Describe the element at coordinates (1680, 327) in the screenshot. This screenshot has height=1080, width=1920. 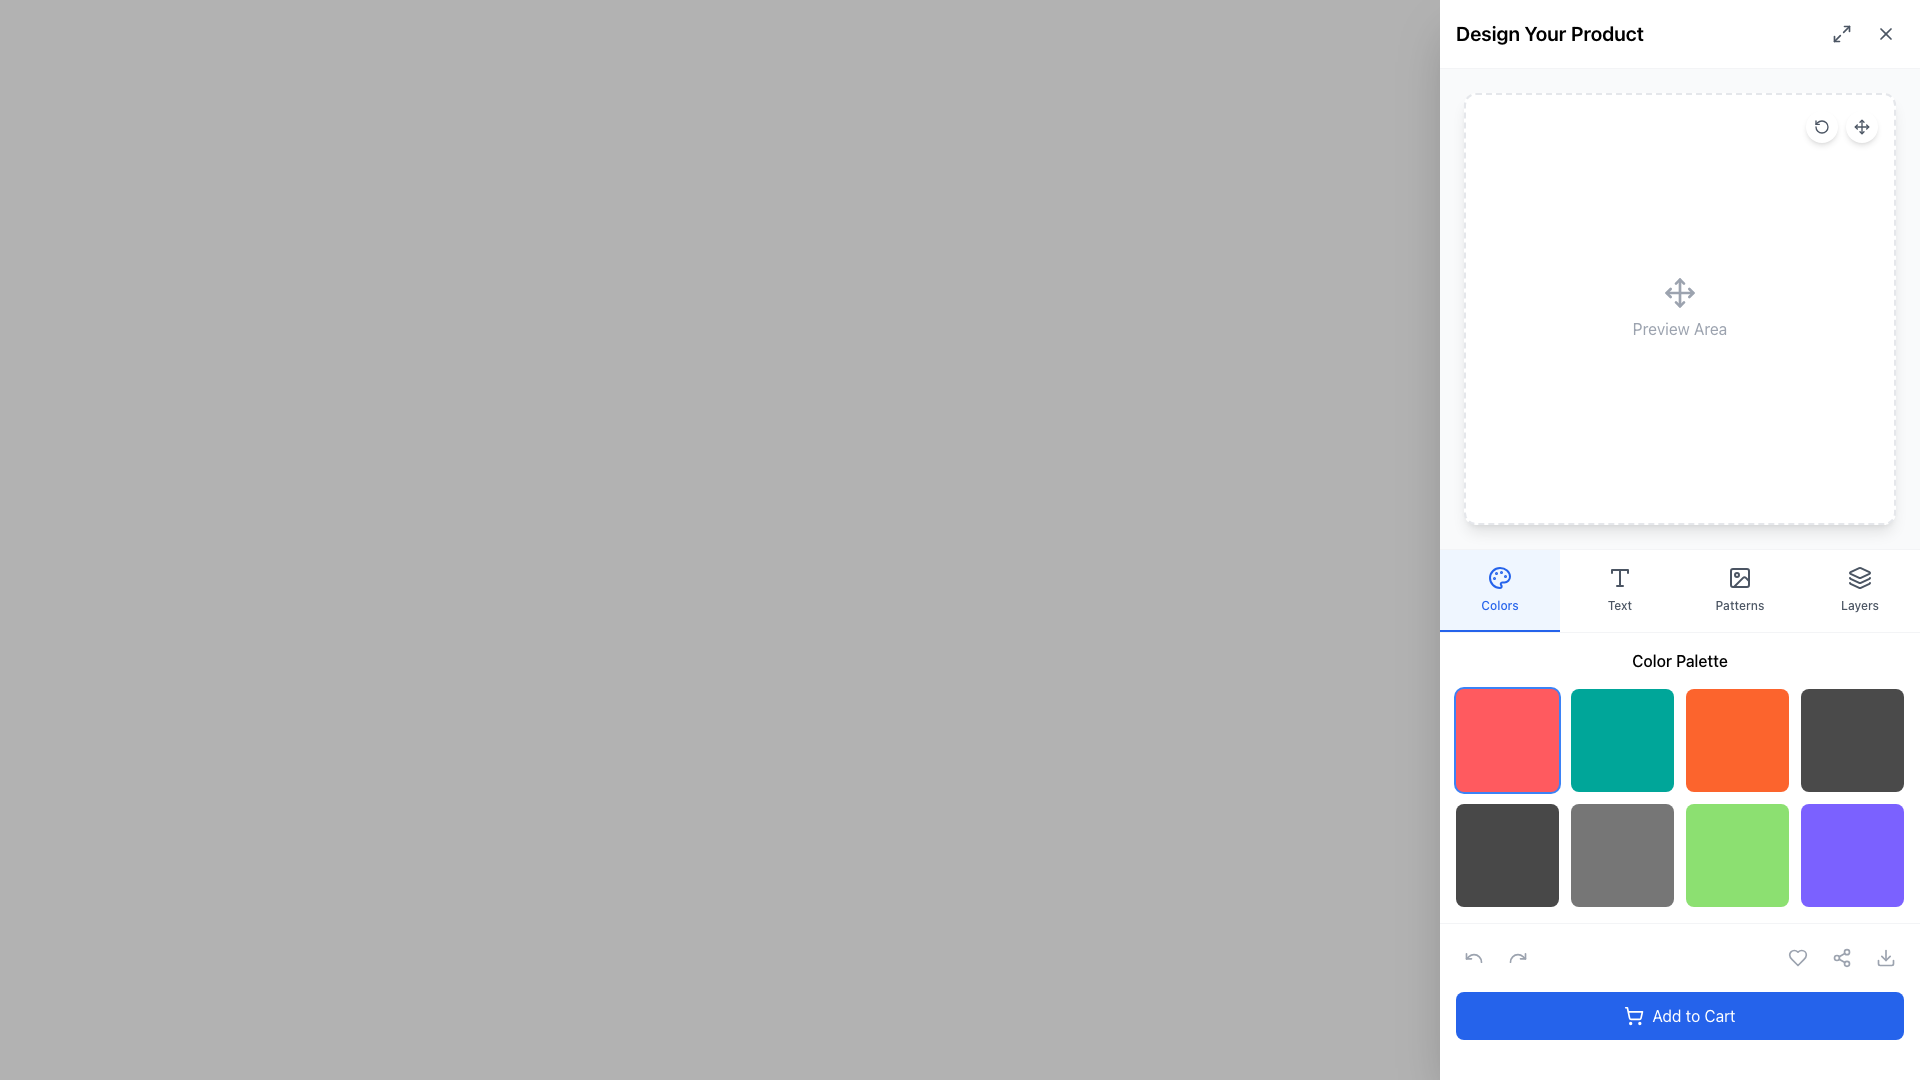
I see `the informational text label located centrally below the draggable icon in the design preview section on the right-hand side of the interface` at that location.